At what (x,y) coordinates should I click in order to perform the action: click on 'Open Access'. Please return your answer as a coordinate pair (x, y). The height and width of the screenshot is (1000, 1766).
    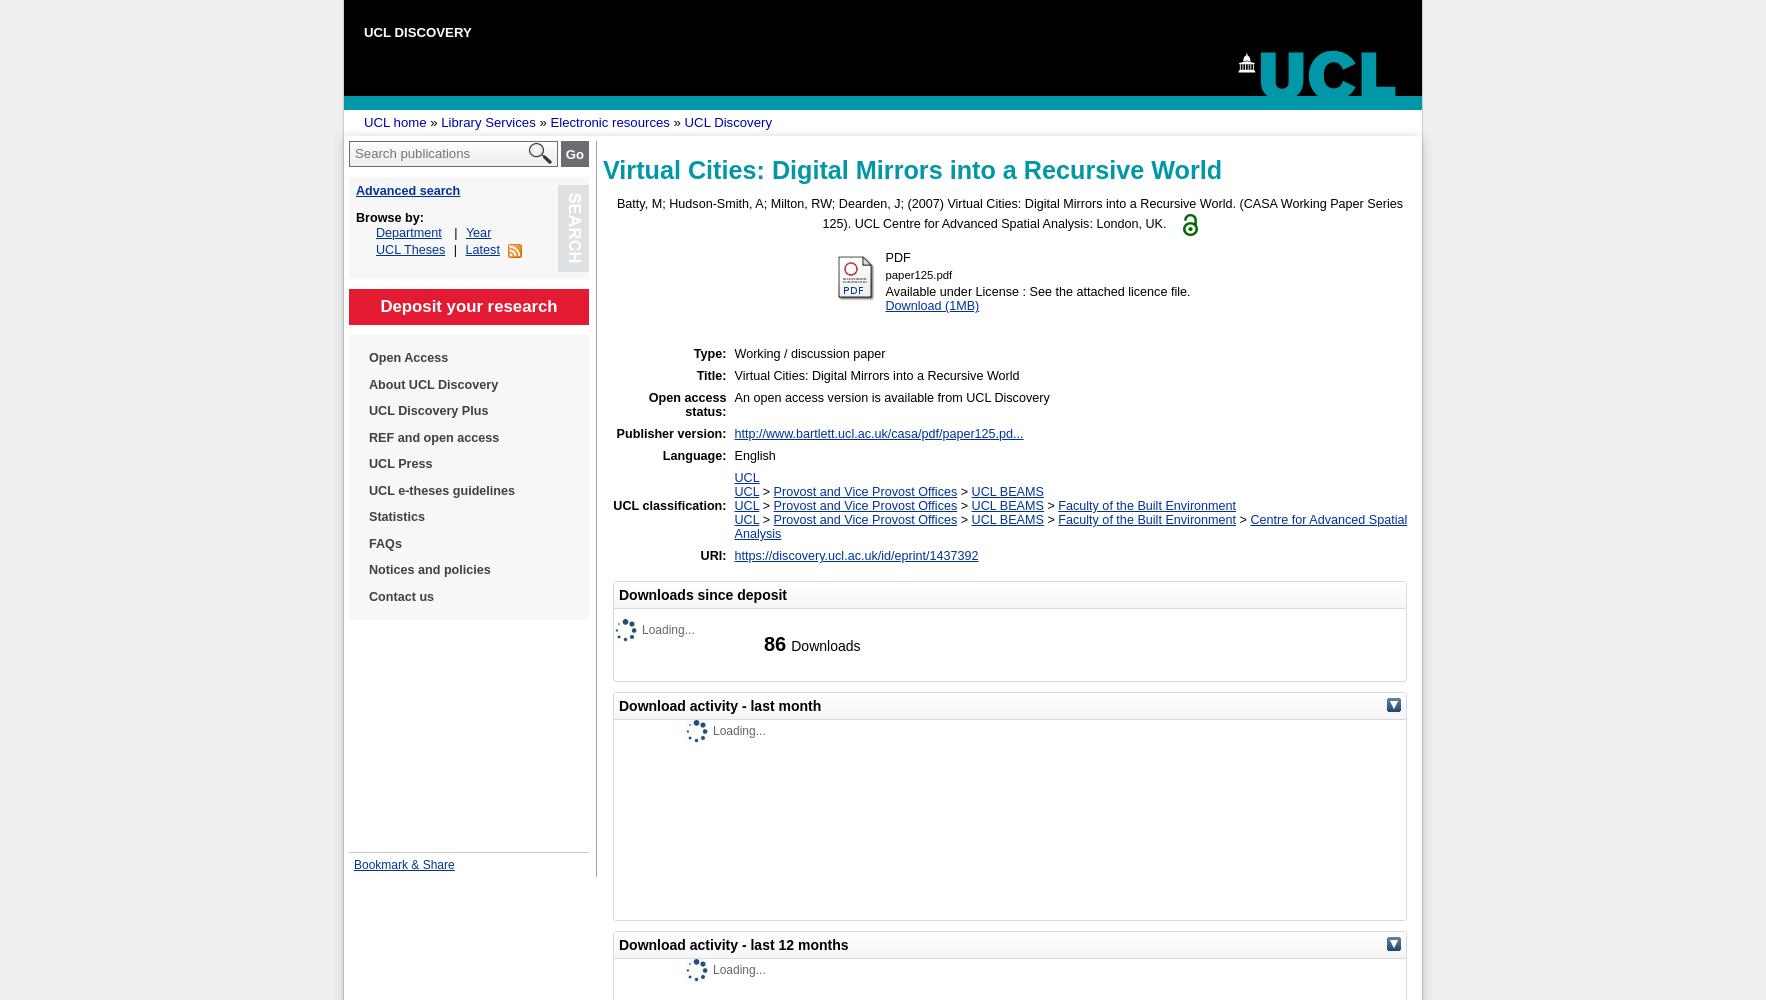
    Looking at the image, I should click on (407, 357).